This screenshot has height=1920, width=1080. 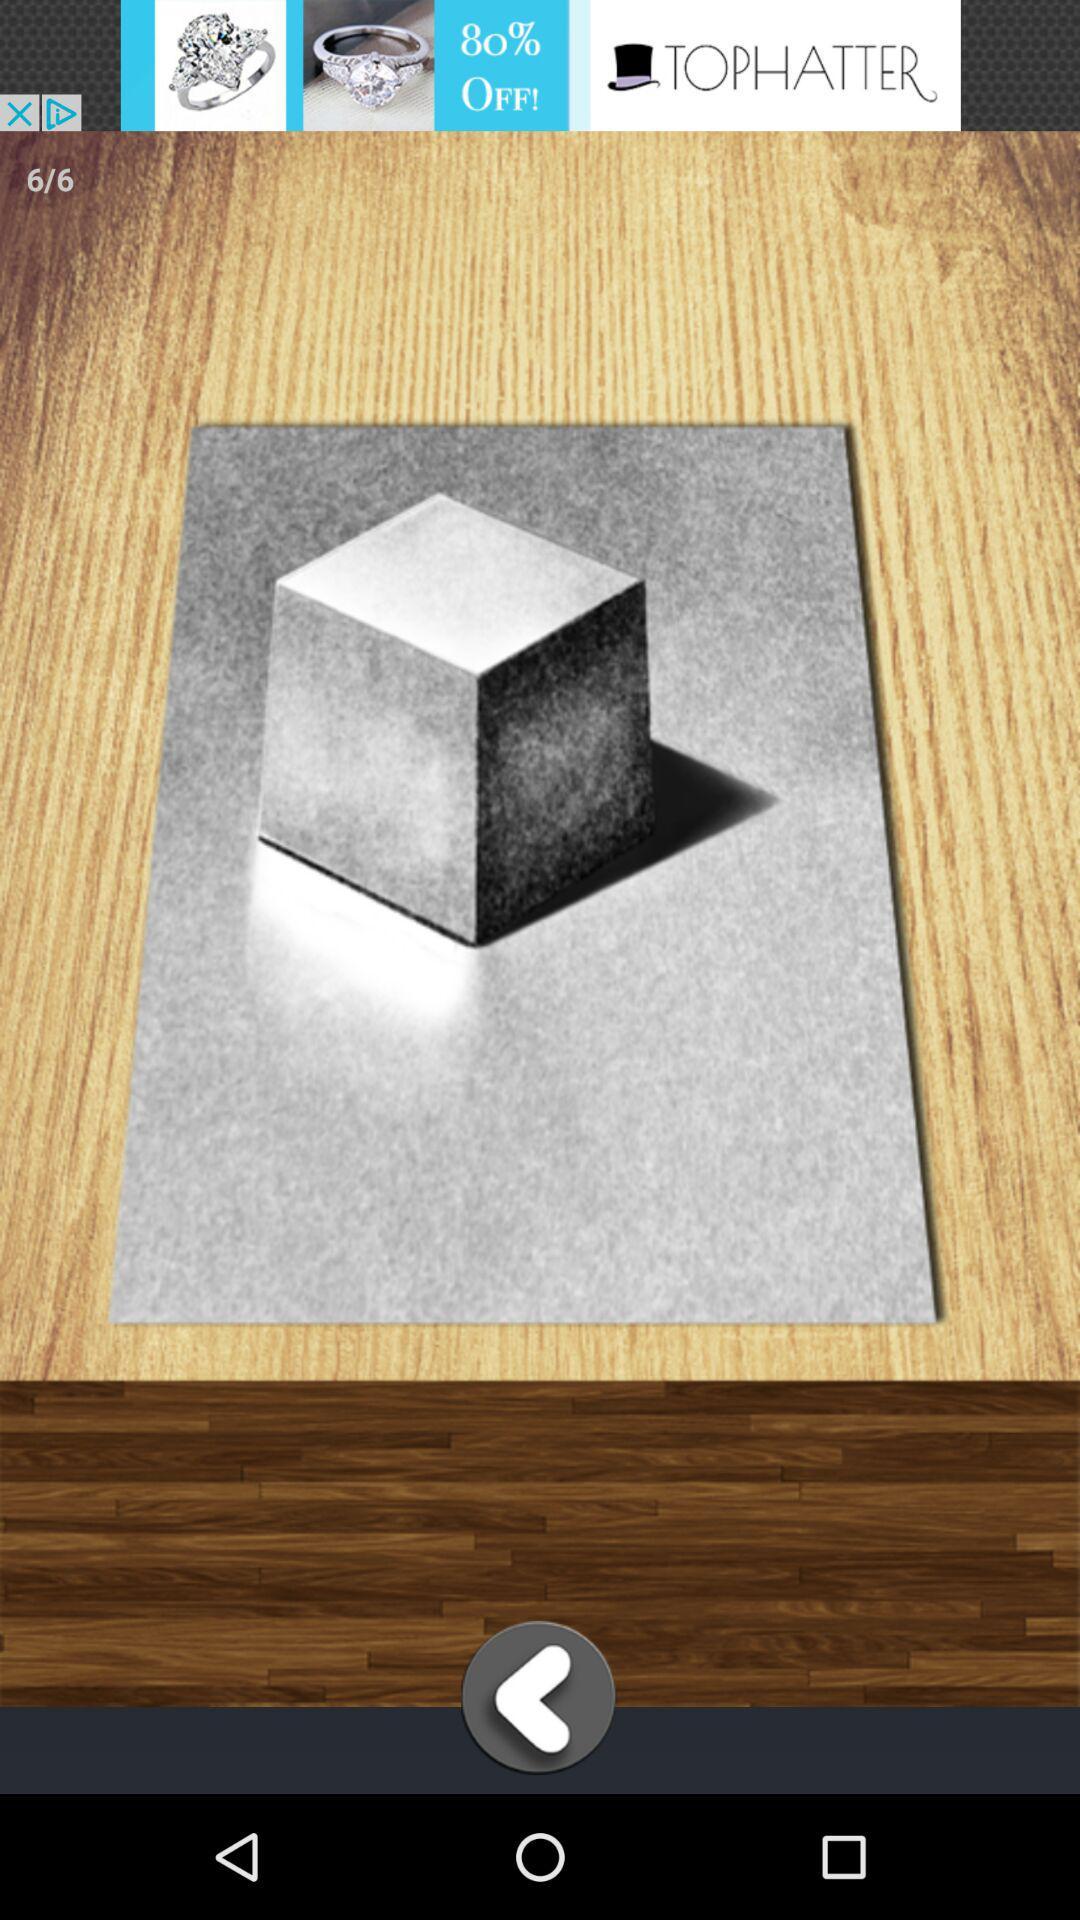 What do you see at coordinates (540, 1698) in the screenshot?
I see `go back` at bounding box center [540, 1698].